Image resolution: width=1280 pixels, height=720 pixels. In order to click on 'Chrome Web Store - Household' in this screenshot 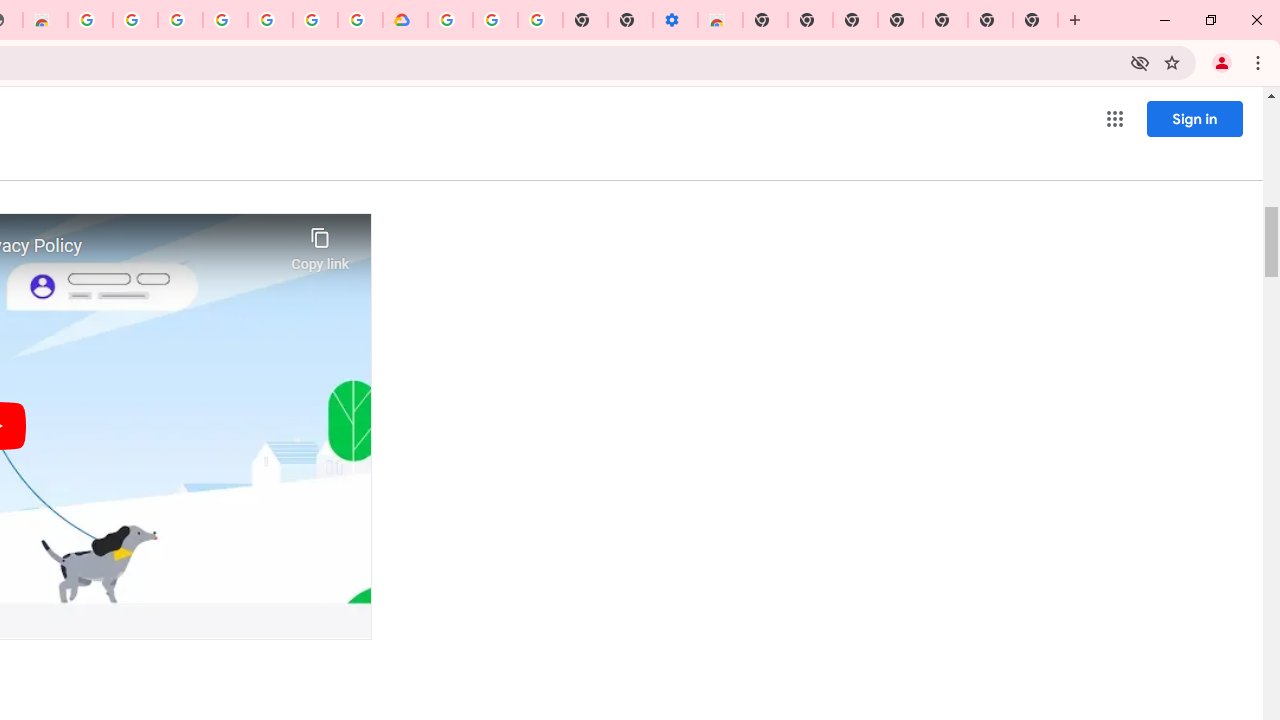, I will do `click(45, 20)`.